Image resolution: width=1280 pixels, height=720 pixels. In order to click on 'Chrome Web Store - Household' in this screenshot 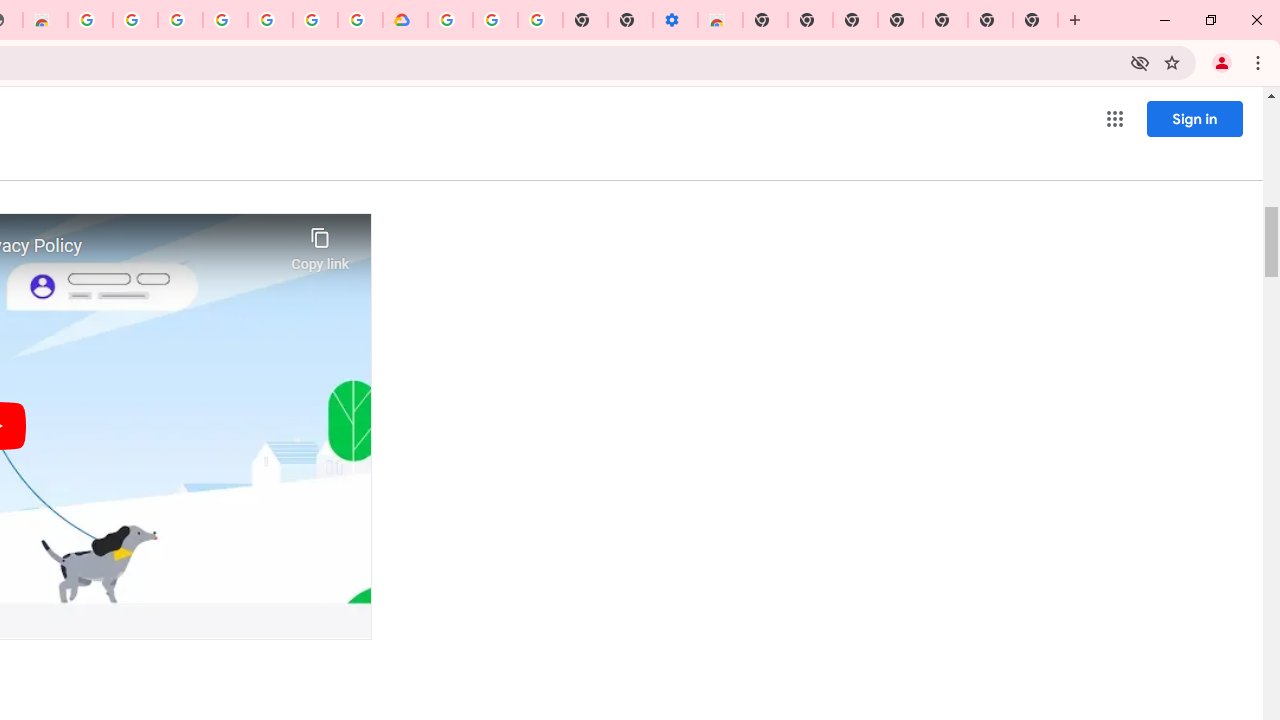, I will do `click(45, 20)`.